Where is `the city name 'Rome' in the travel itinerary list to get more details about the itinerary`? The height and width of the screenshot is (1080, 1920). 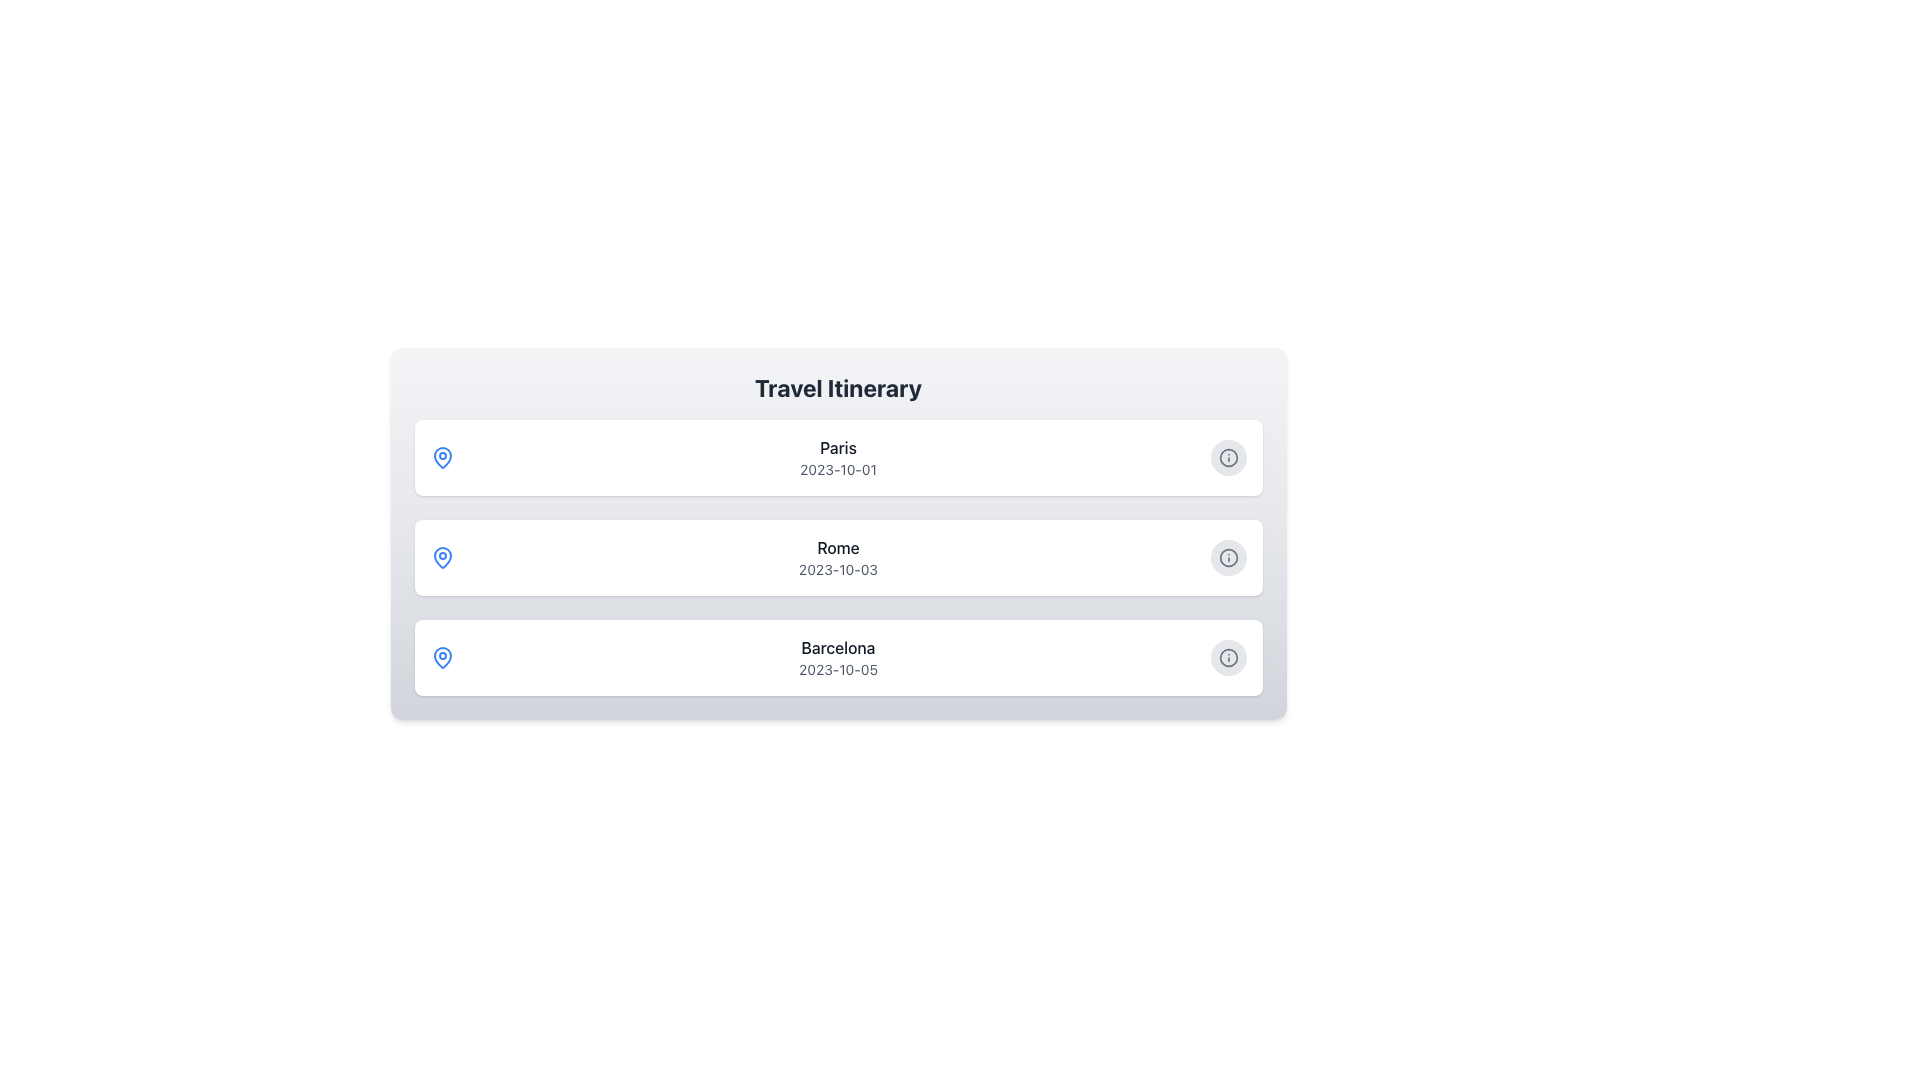 the city name 'Rome' in the travel itinerary list to get more details about the itinerary is located at coordinates (838, 558).